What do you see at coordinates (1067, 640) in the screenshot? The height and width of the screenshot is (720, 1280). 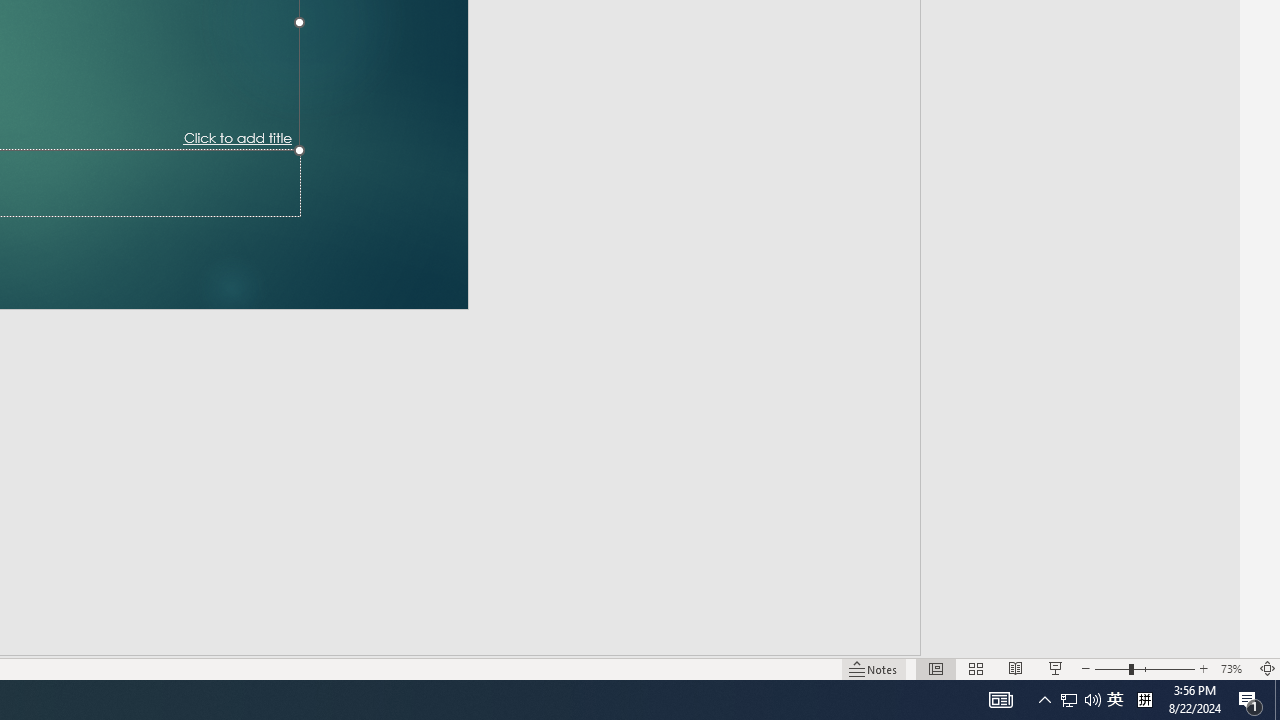 I see `'Zoom Out'` at bounding box center [1067, 640].